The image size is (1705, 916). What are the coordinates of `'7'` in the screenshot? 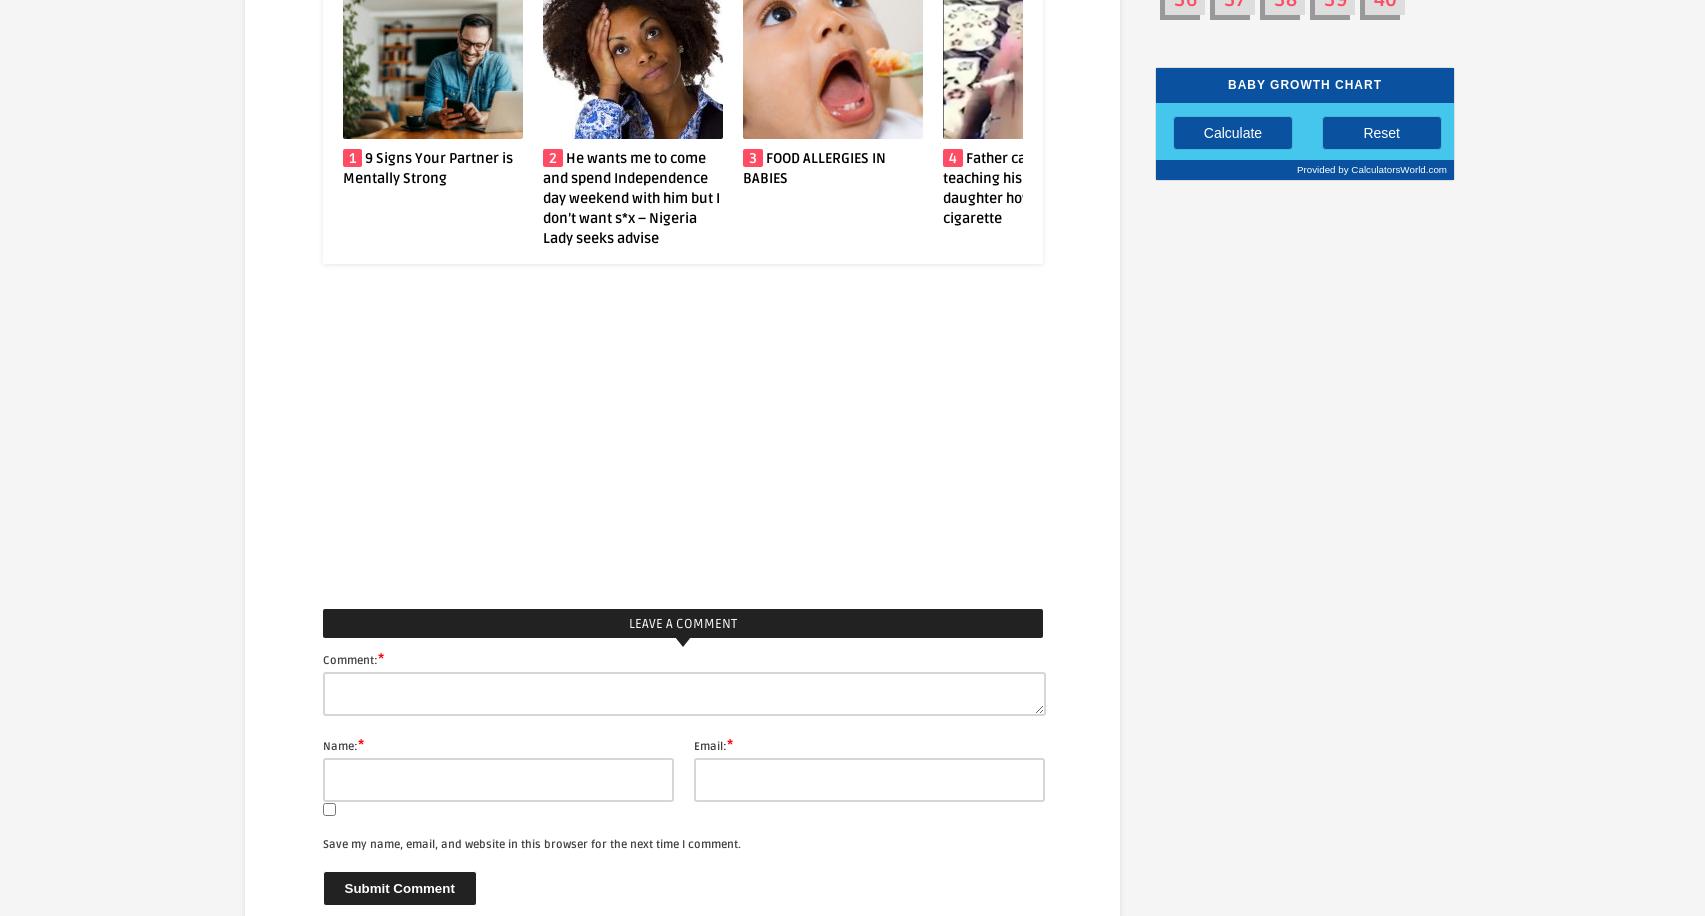 It's located at (1351, 157).